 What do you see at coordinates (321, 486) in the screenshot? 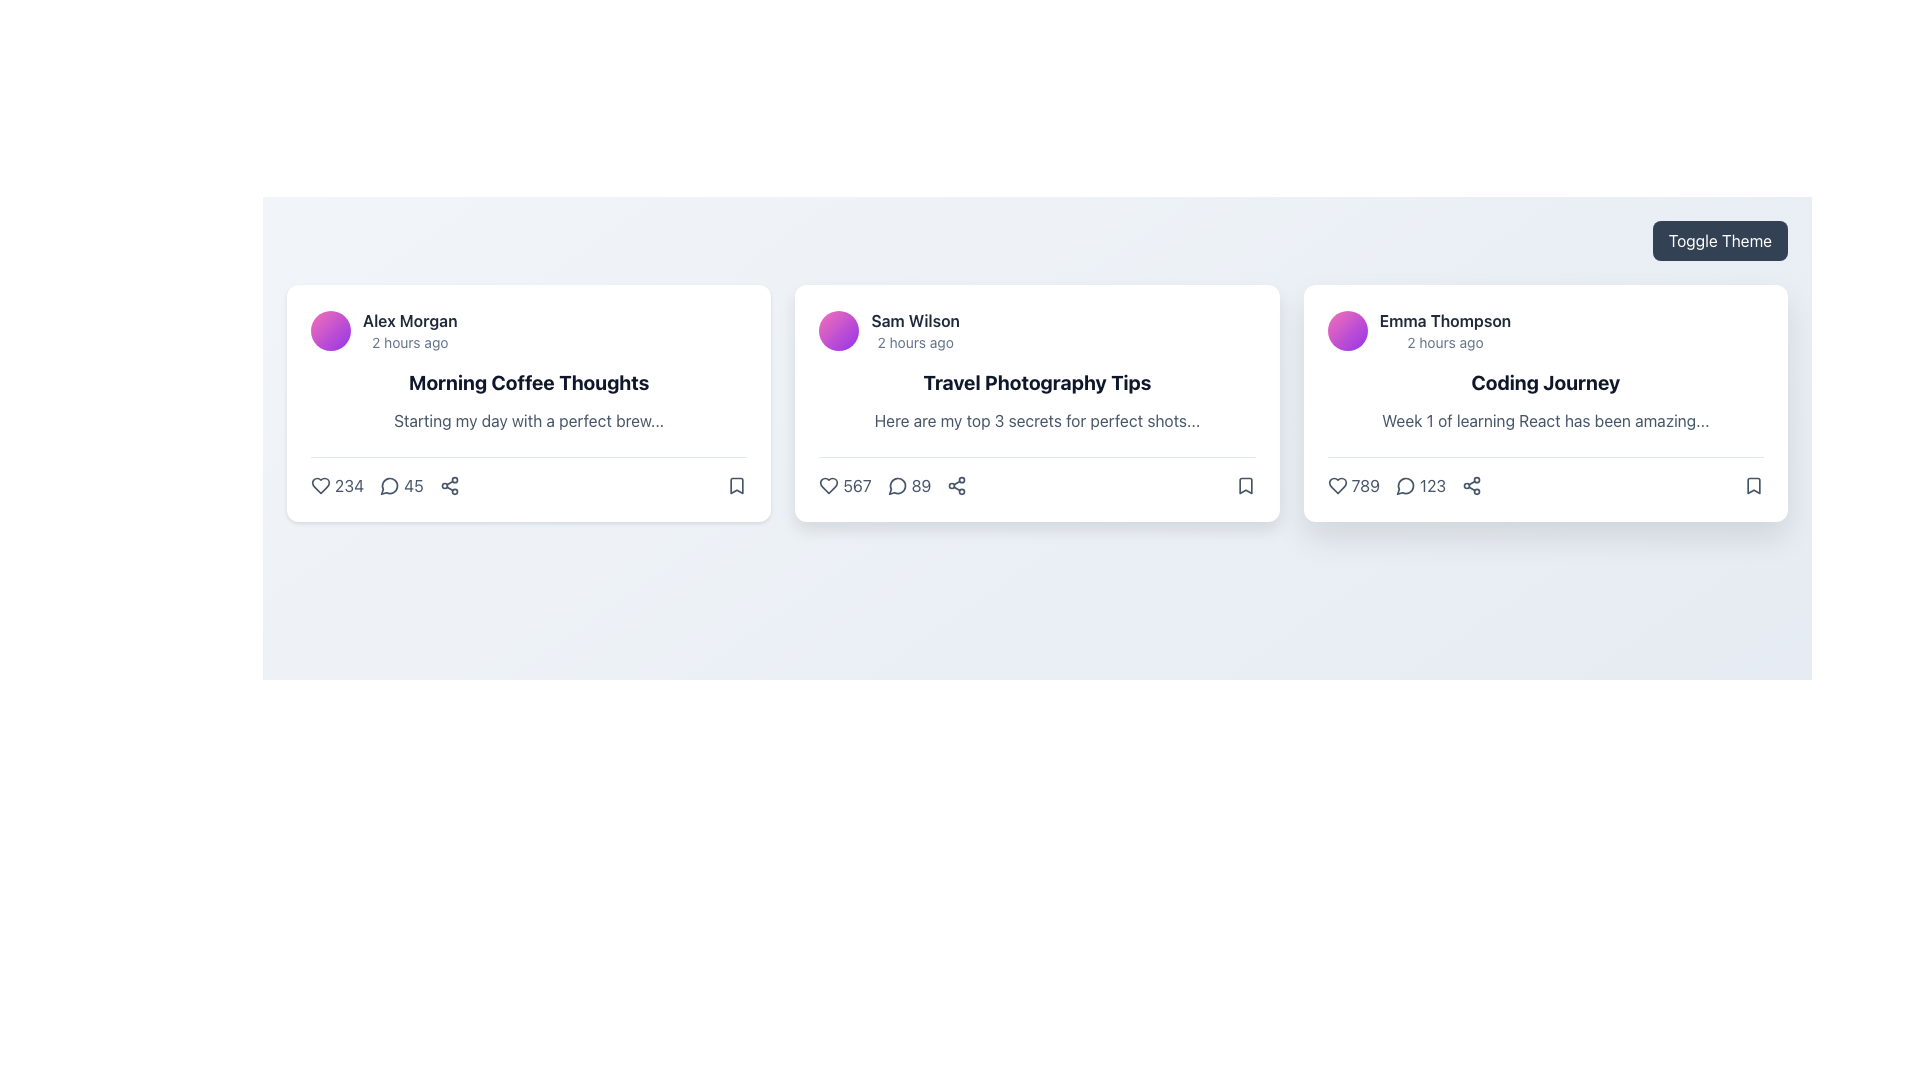
I see `the small heart-shaped icon located to the left of the number '234'` at bounding box center [321, 486].